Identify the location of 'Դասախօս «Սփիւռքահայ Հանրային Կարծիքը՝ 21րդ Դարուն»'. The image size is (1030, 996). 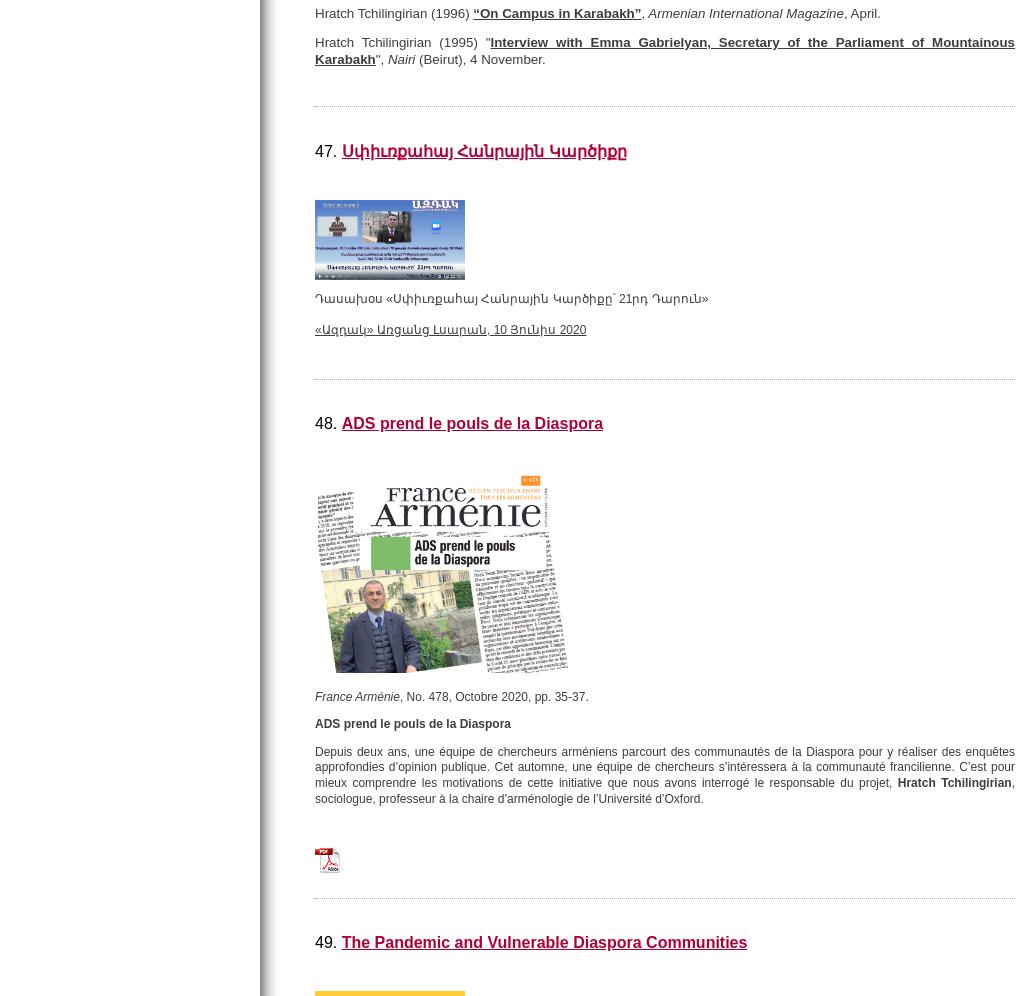
(510, 297).